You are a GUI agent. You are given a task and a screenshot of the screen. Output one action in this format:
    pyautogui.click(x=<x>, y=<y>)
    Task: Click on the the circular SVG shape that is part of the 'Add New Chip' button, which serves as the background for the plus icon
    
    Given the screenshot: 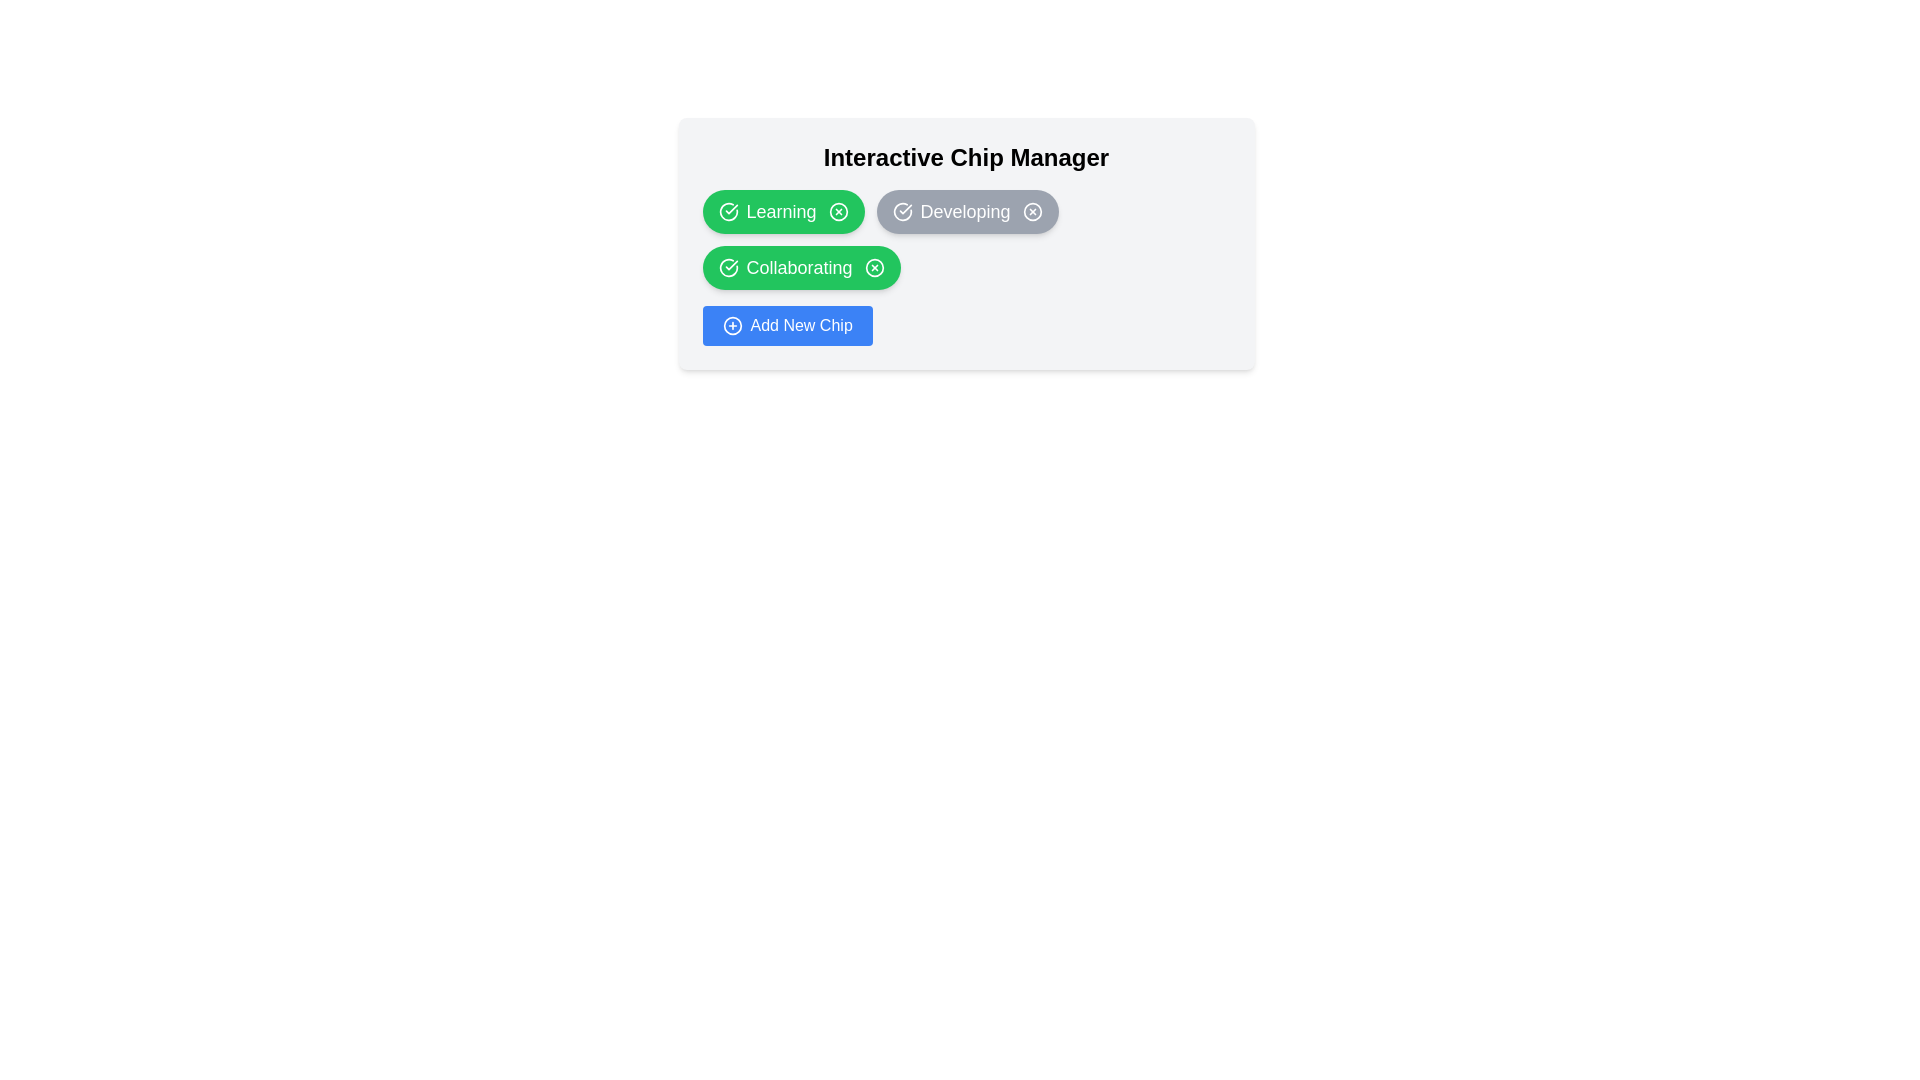 What is the action you would take?
    pyautogui.click(x=731, y=325)
    